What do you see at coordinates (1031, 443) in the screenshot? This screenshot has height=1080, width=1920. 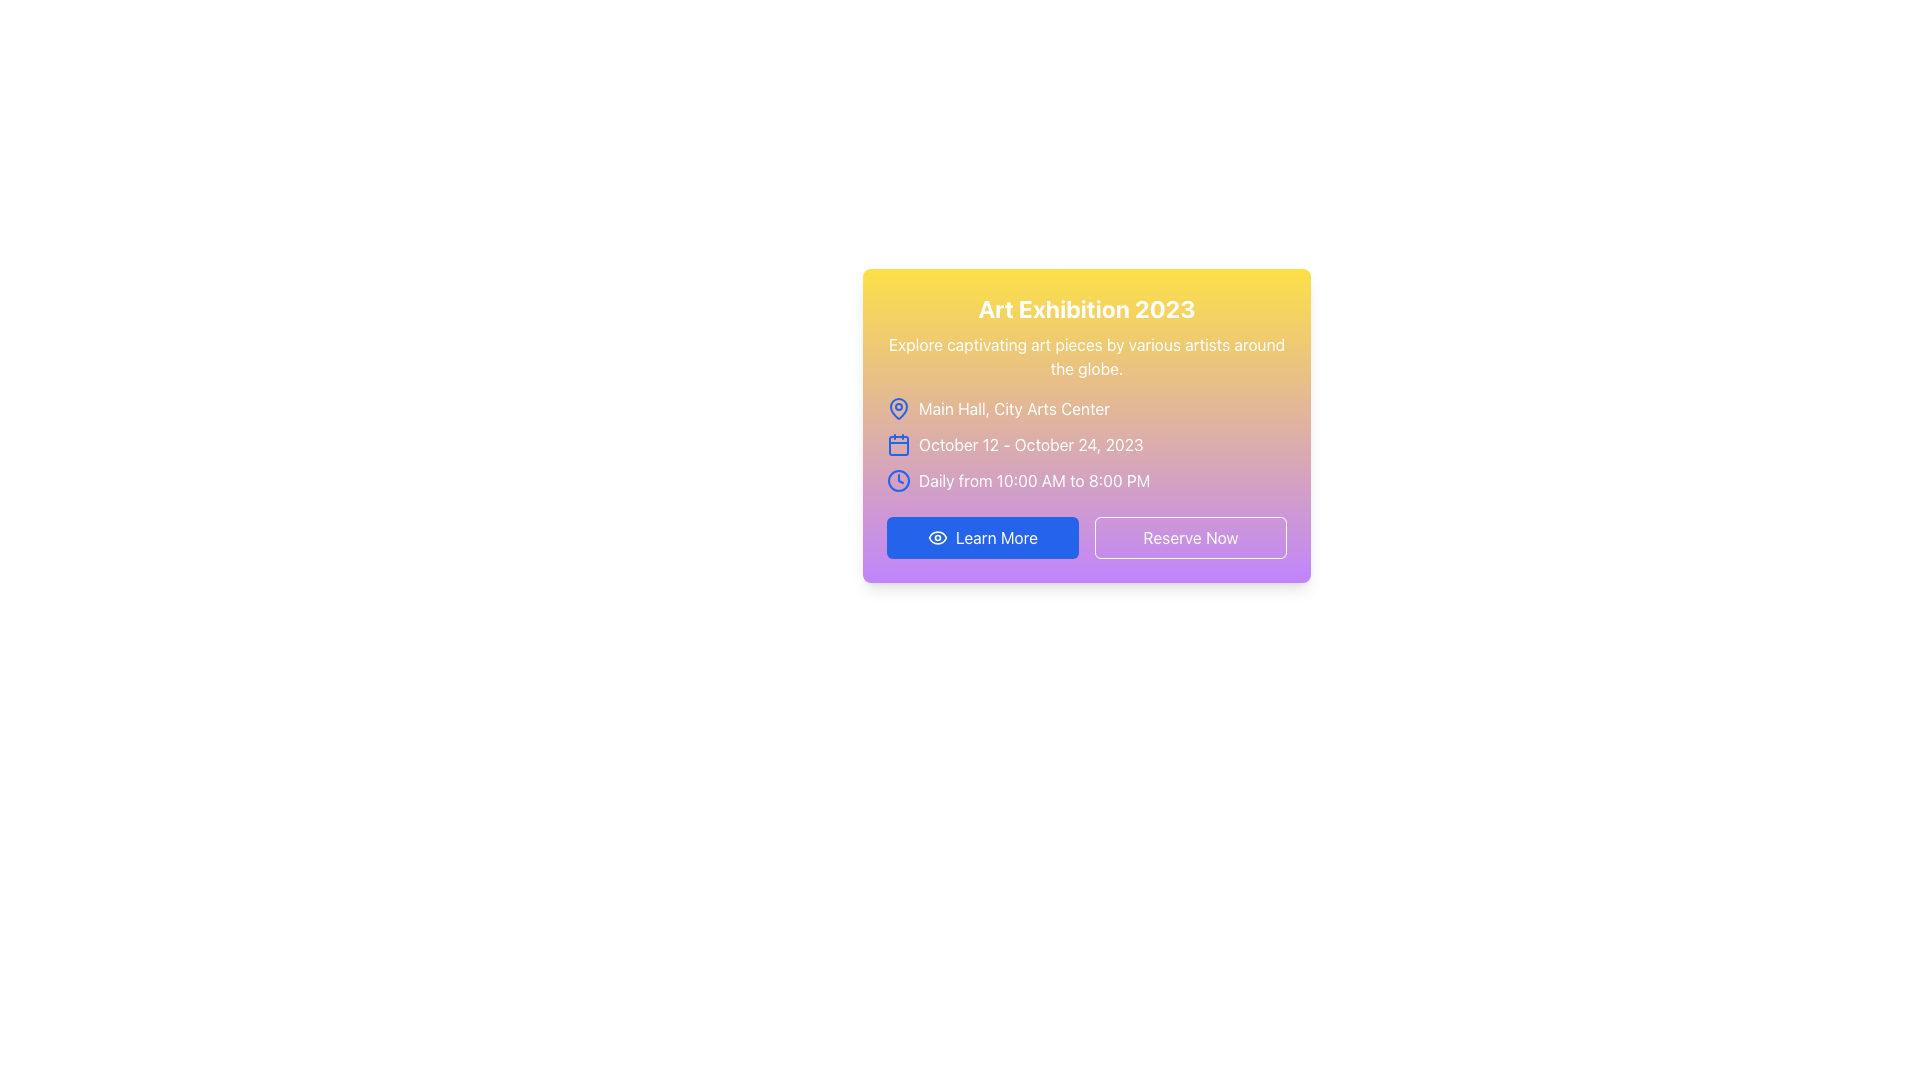 I see `dates displayed in the text element that shows 'October 12 - October 24, 2023', which is styled in white font color and slightly bold, located within a card layout beneath the event location information` at bounding box center [1031, 443].